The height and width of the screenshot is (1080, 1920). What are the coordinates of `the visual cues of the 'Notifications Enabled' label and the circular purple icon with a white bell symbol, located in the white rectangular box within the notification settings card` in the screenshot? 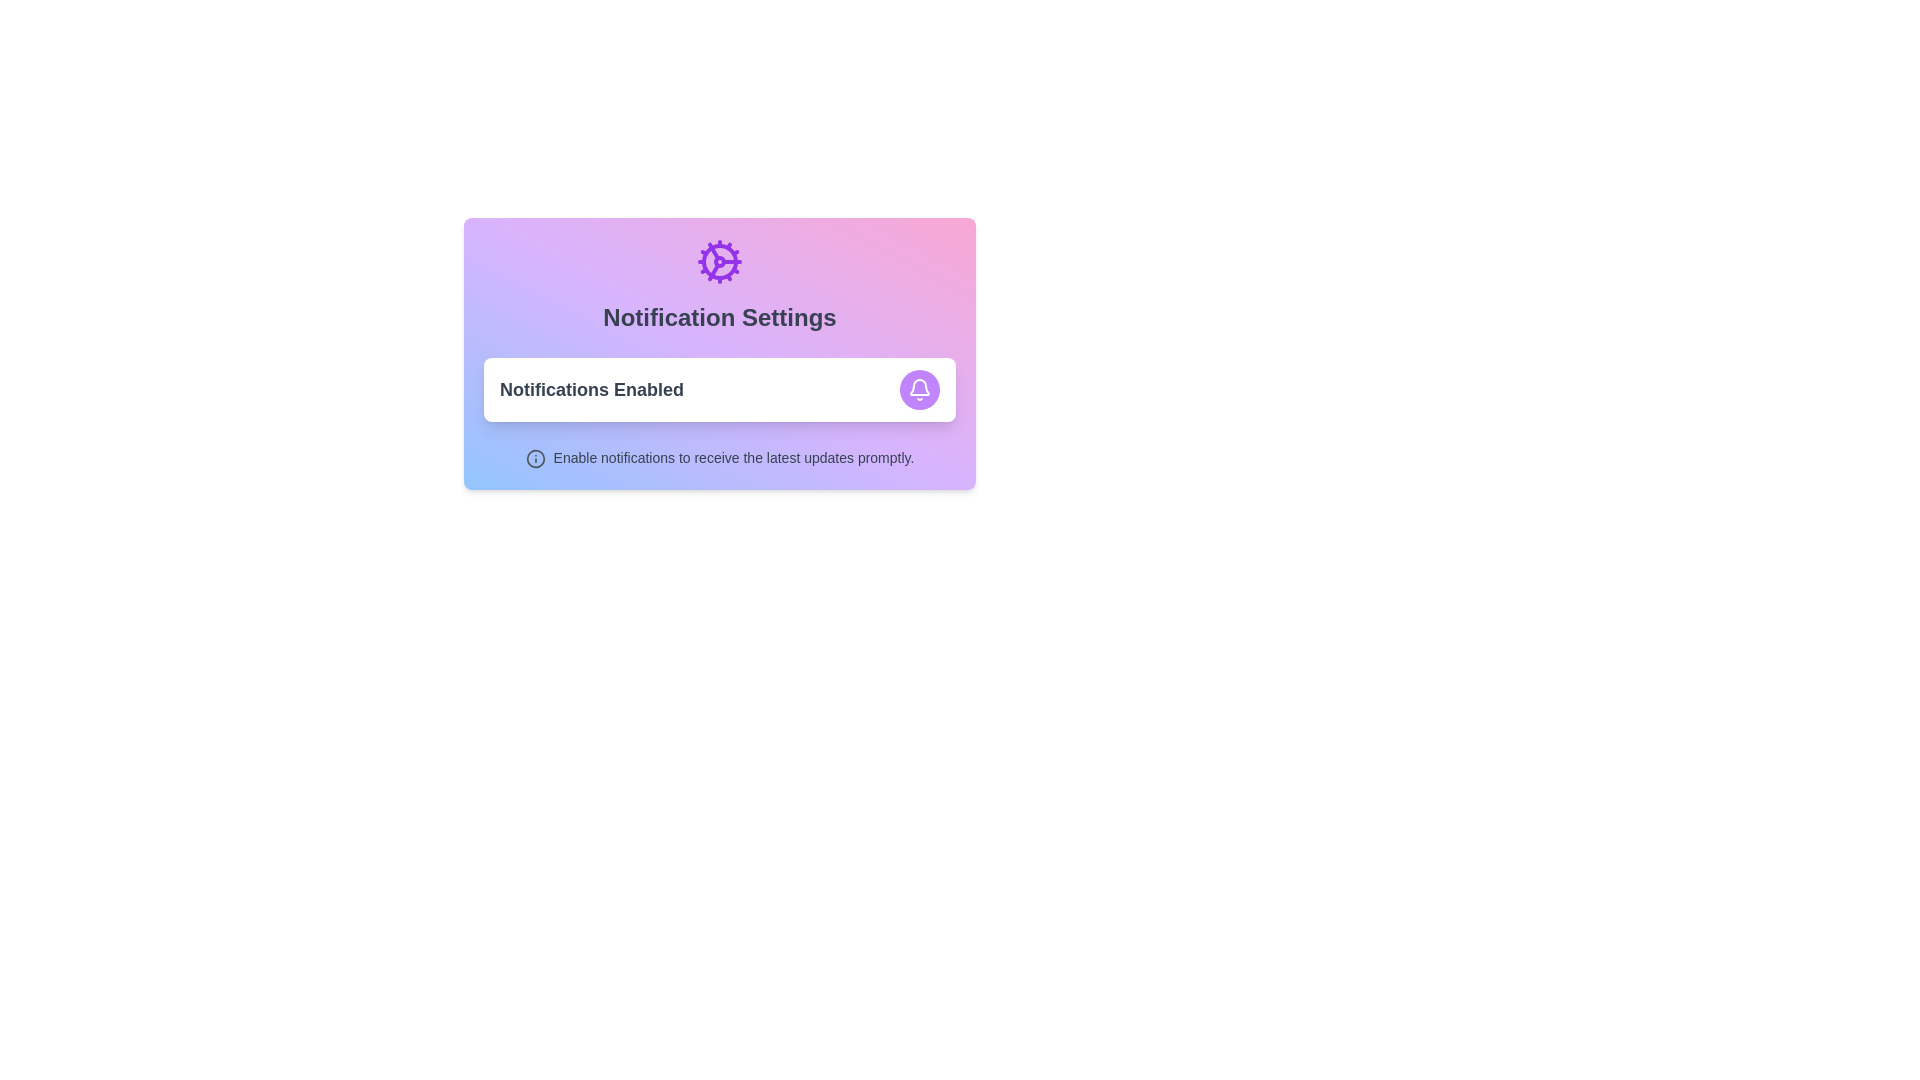 It's located at (720, 389).